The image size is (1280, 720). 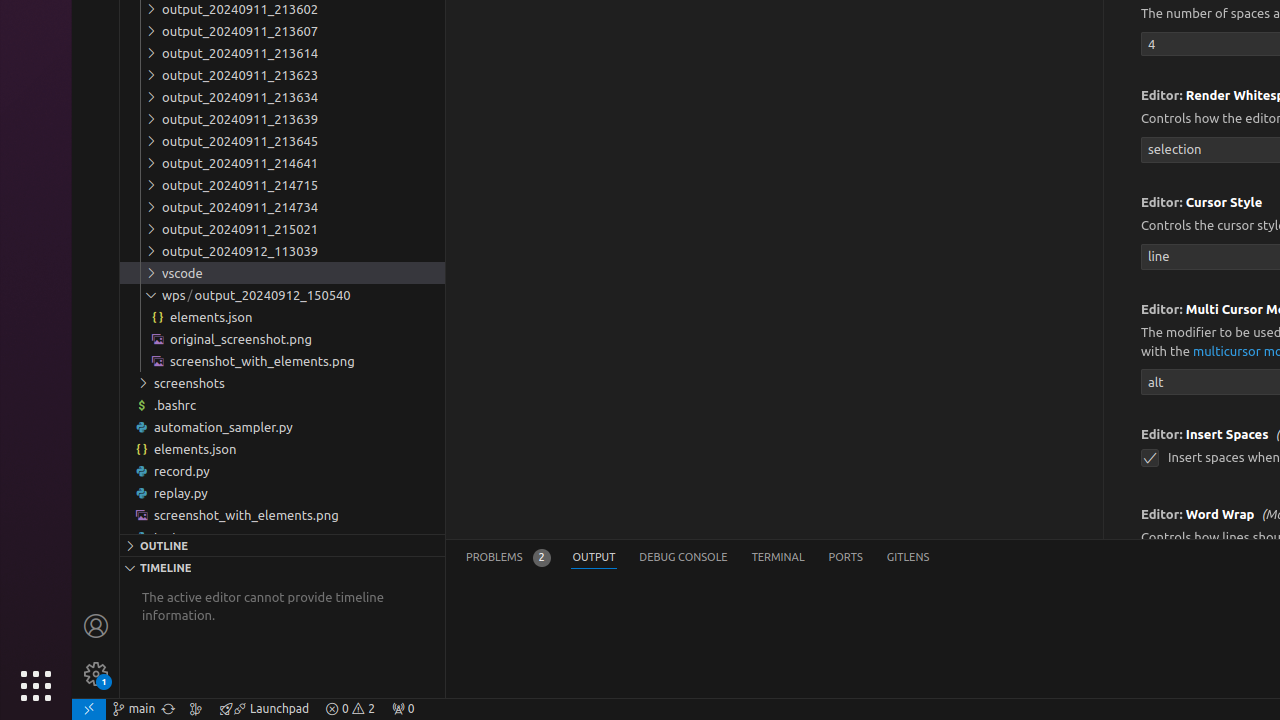 What do you see at coordinates (683, 557) in the screenshot?
I see `'Debug Console (Ctrl+Shift+Y)'` at bounding box center [683, 557].